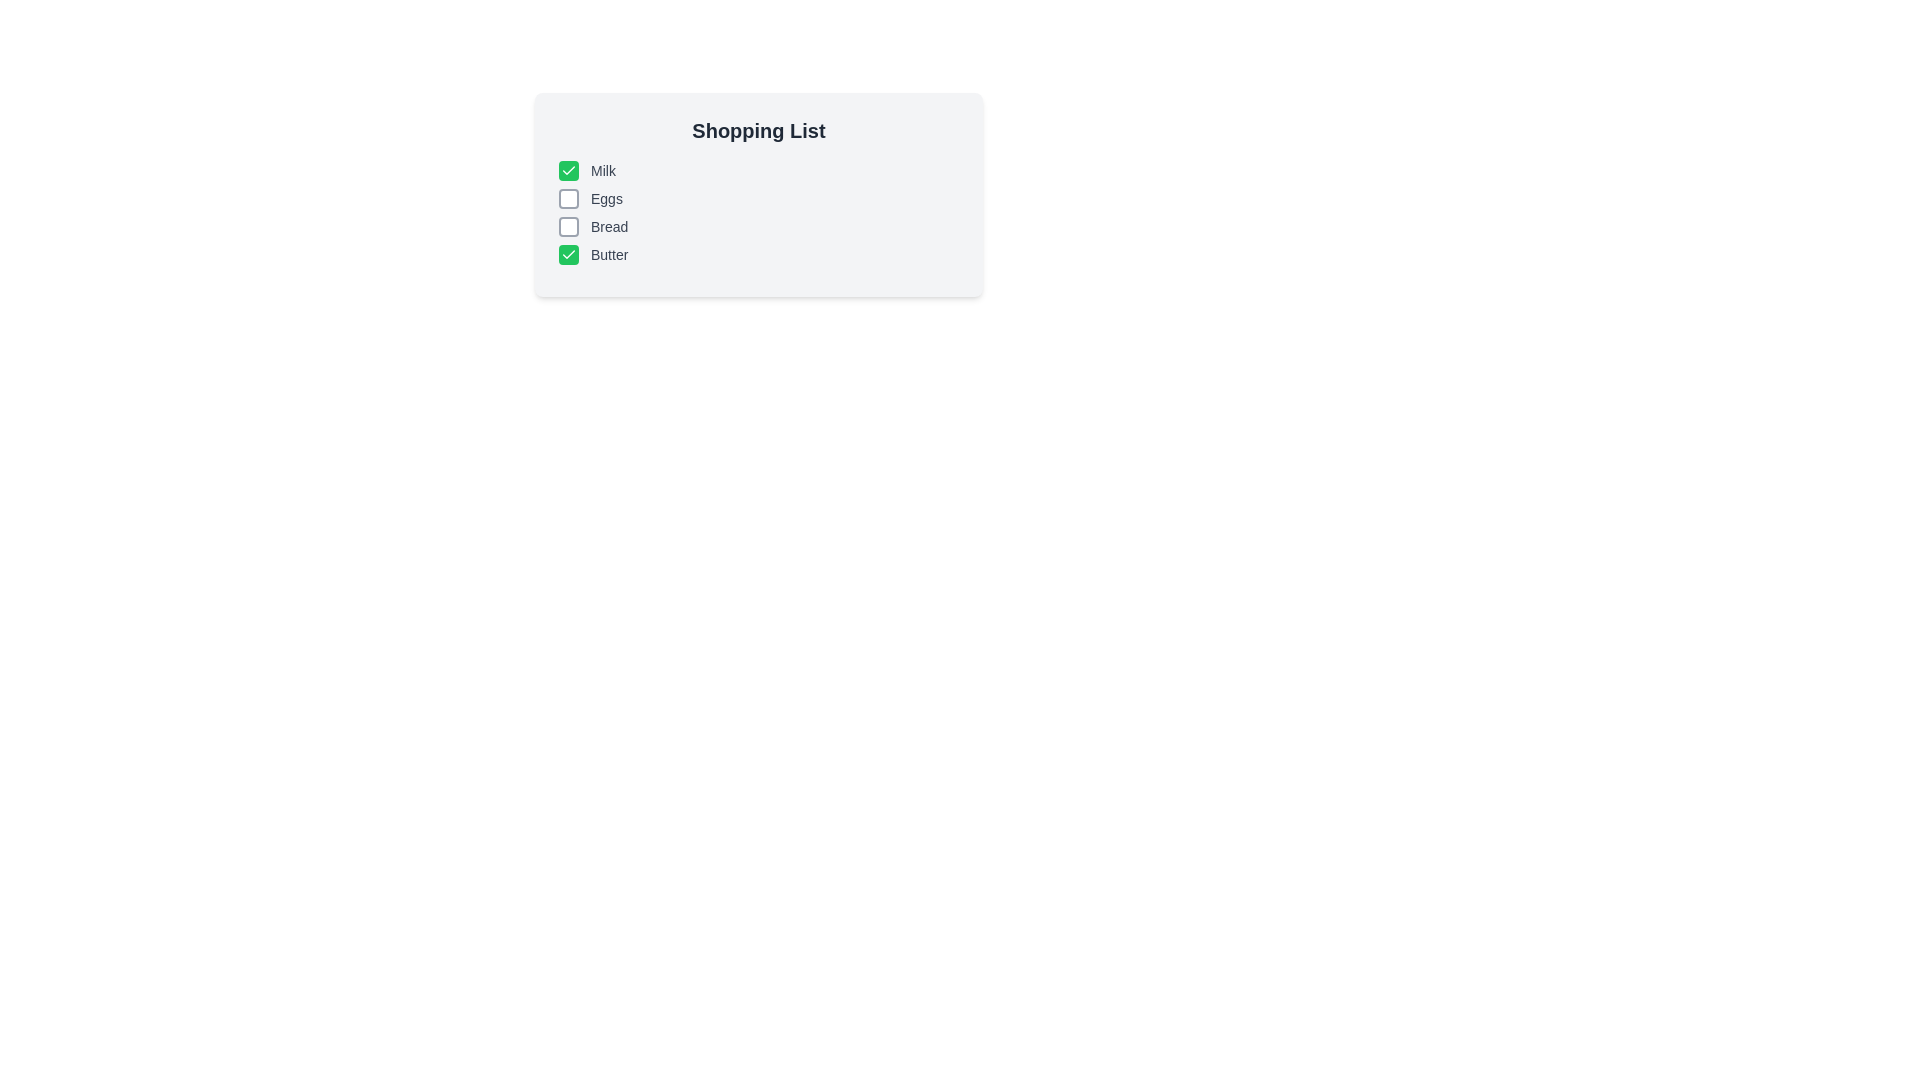 The height and width of the screenshot is (1080, 1920). I want to click on the checkbox for 'Eggs' to toggle its state, so click(568, 199).